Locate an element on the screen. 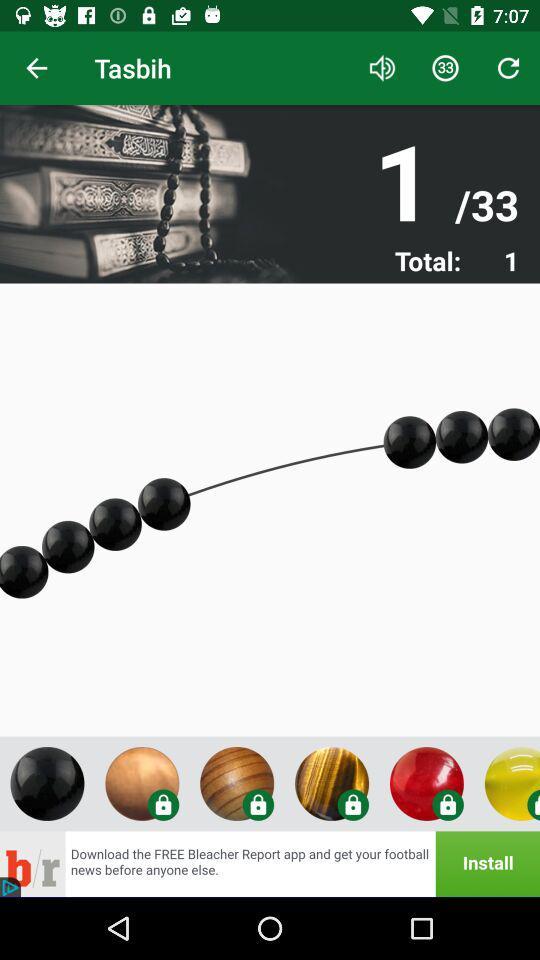 The image size is (540, 960). icon to the right of tasbih is located at coordinates (382, 68).